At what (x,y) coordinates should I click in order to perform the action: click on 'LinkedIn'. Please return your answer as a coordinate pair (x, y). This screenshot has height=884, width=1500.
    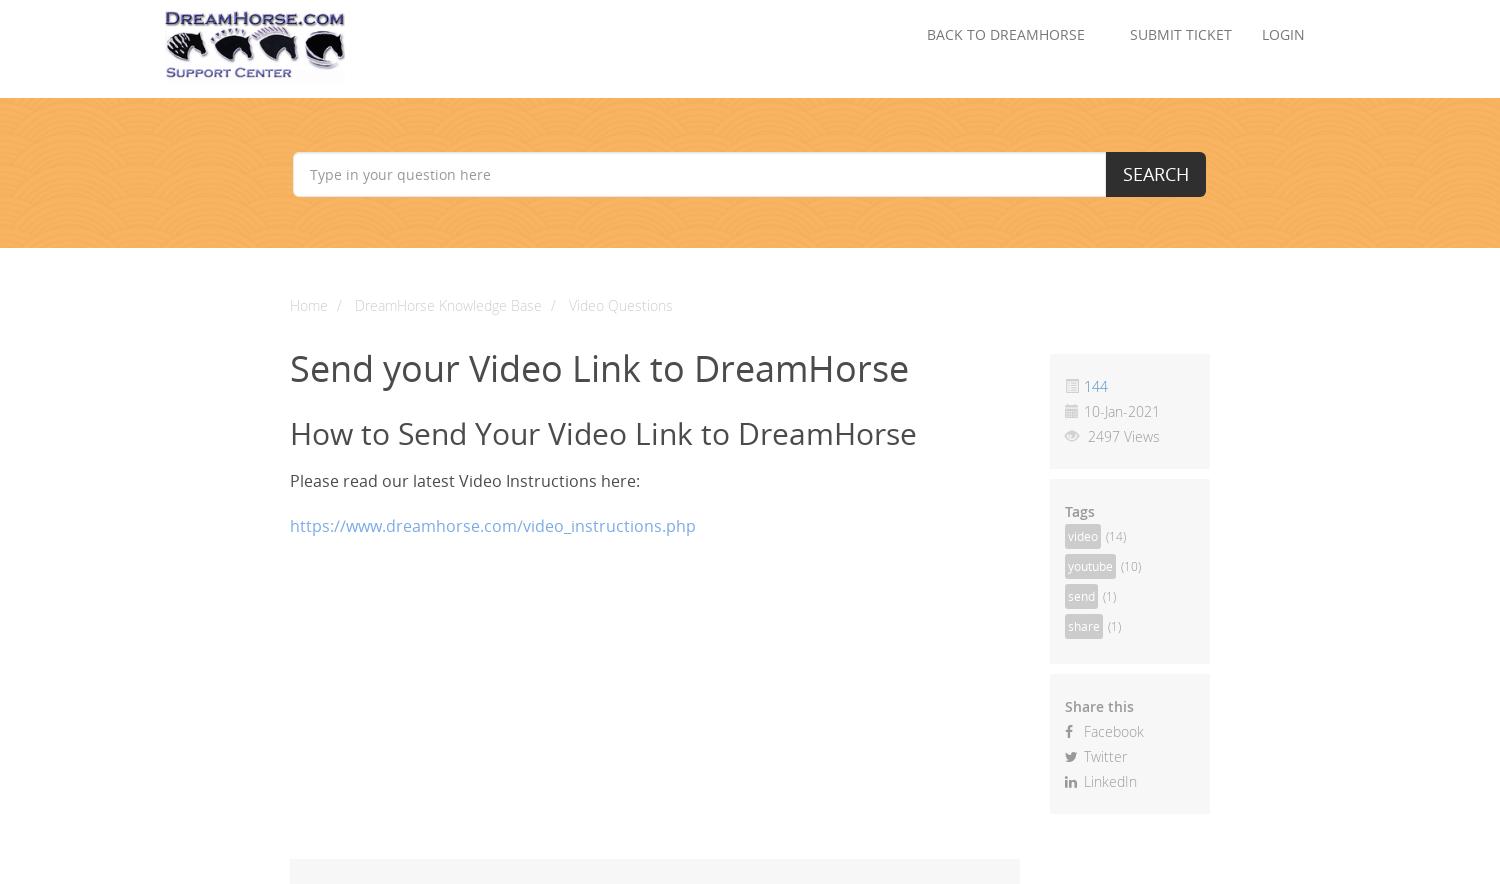
    Looking at the image, I should click on (1107, 780).